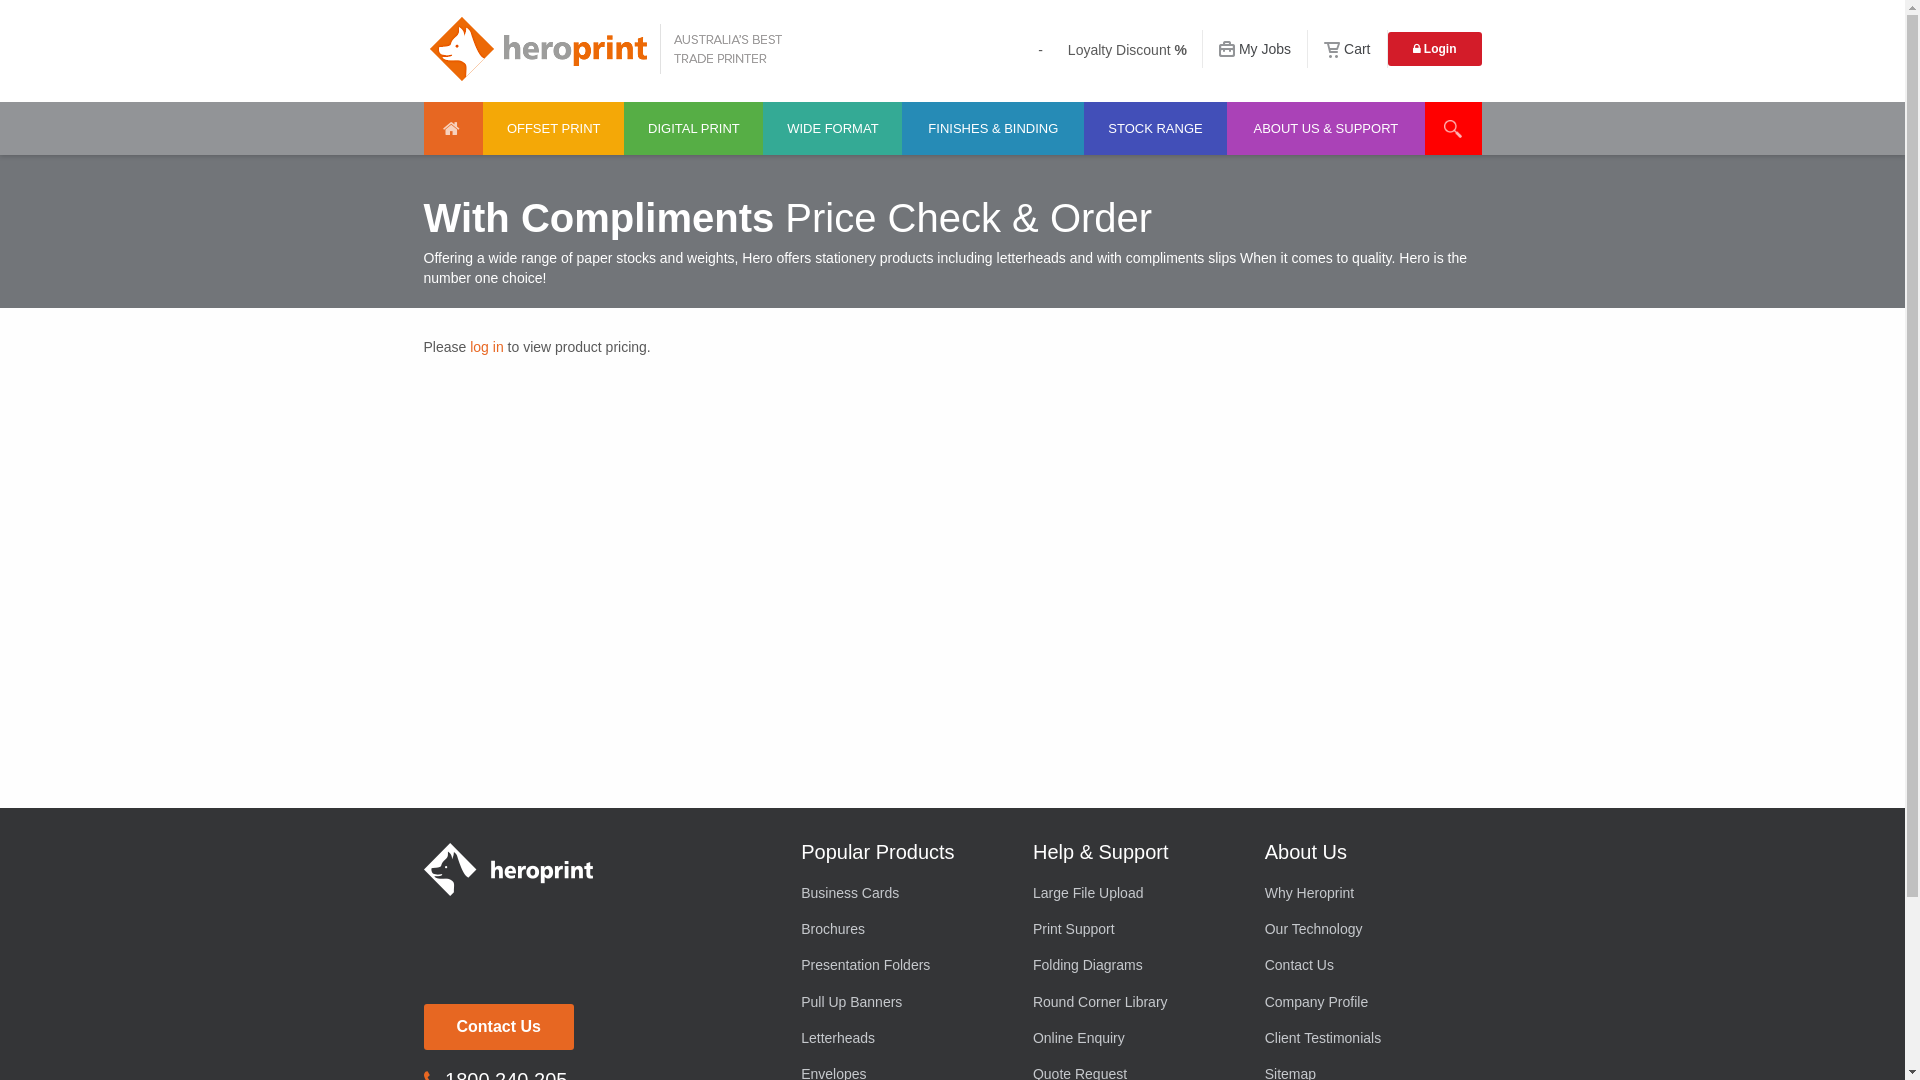 This screenshot has width=1920, height=1080. Describe the element at coordinates (901, 929) in the screenshot. I see `'Brochures'` at that location.